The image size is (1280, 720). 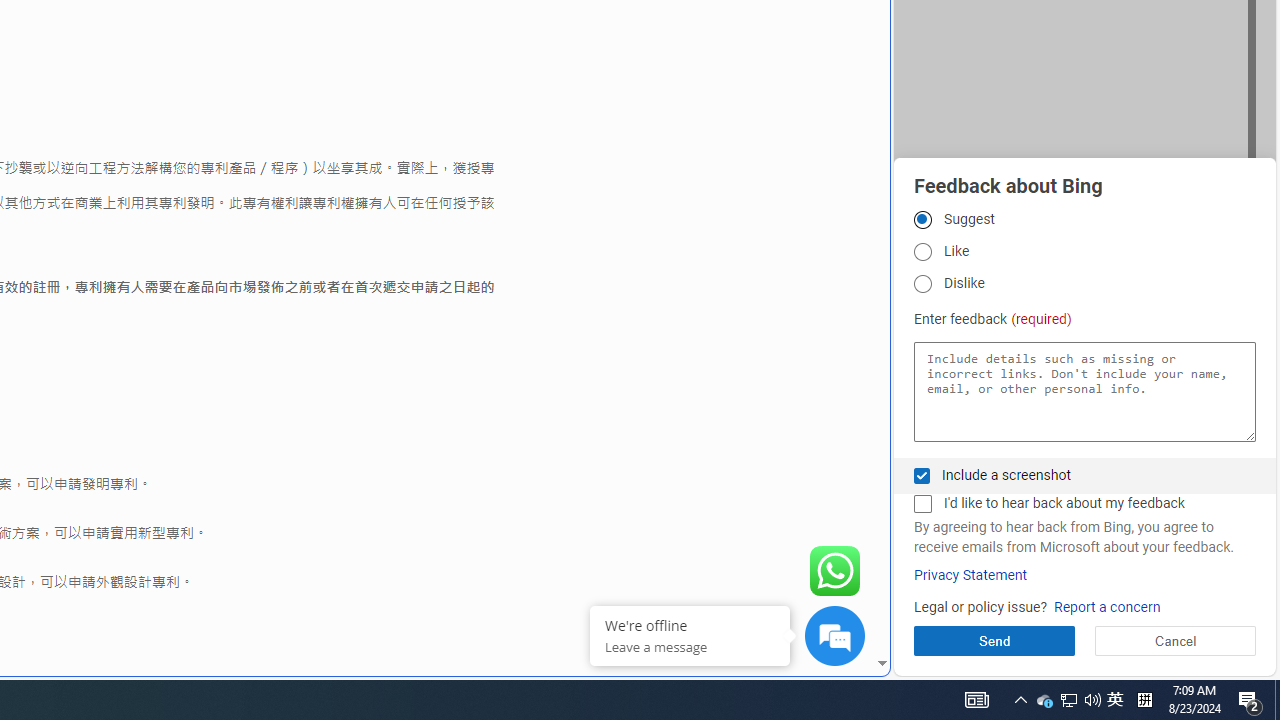 I want to click on 'Privacy Statement', so click(x=970, y=575).